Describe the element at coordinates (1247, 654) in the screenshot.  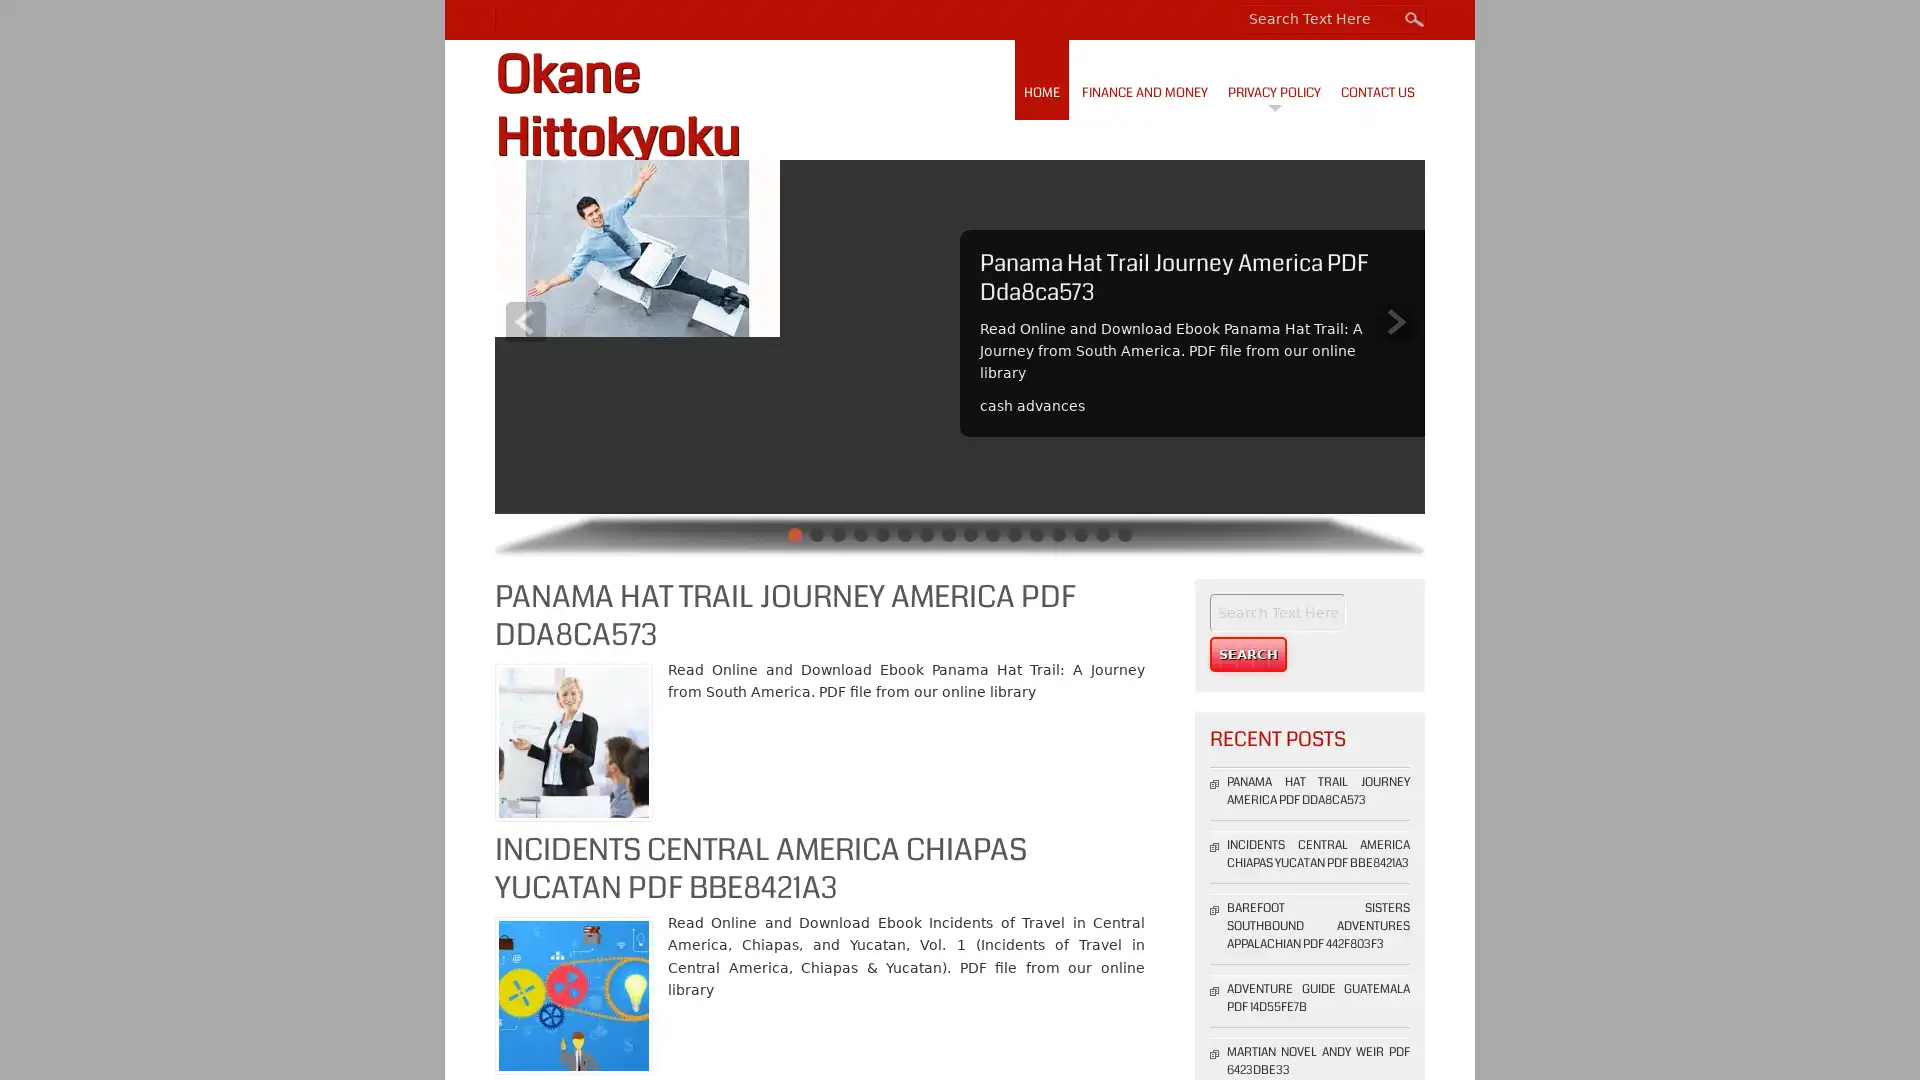
I see `Search` at that location.